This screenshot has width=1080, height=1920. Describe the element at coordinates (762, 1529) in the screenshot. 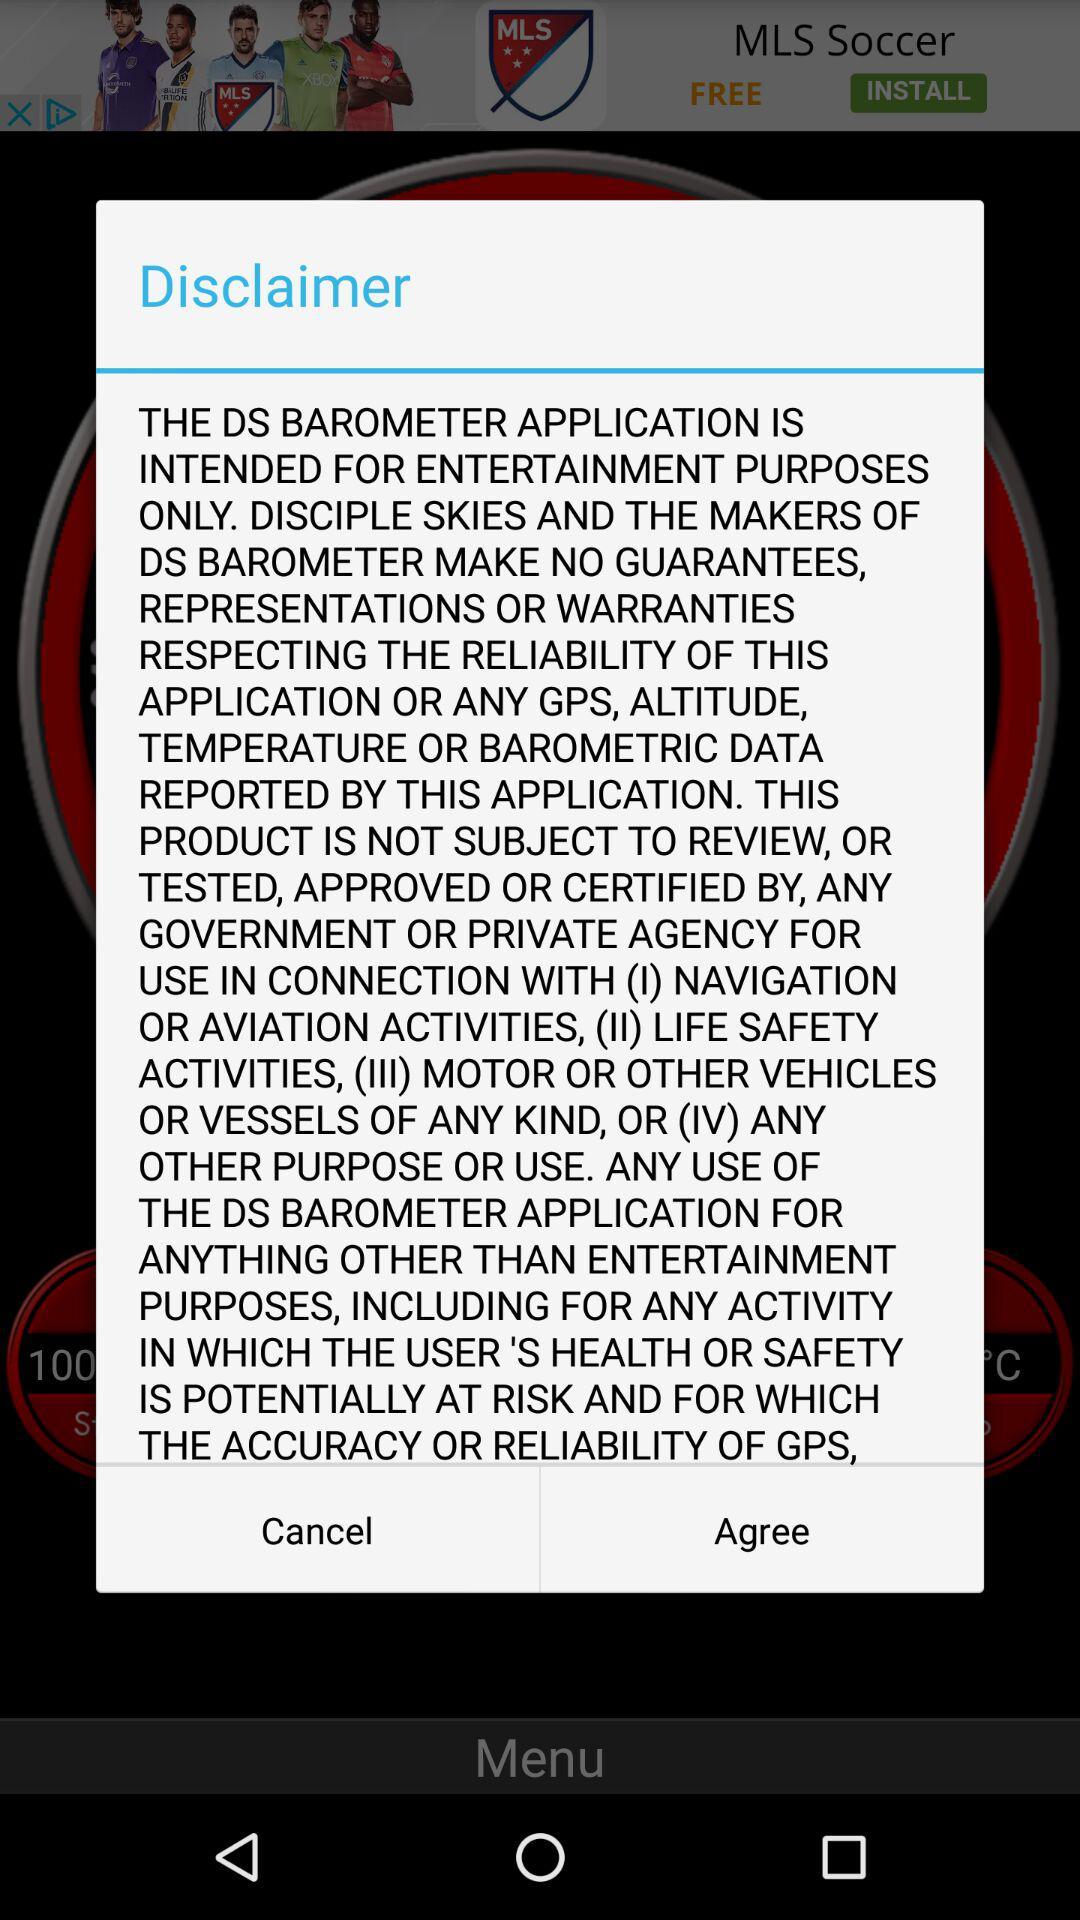

I see `the button next to cancel icon` at that location.